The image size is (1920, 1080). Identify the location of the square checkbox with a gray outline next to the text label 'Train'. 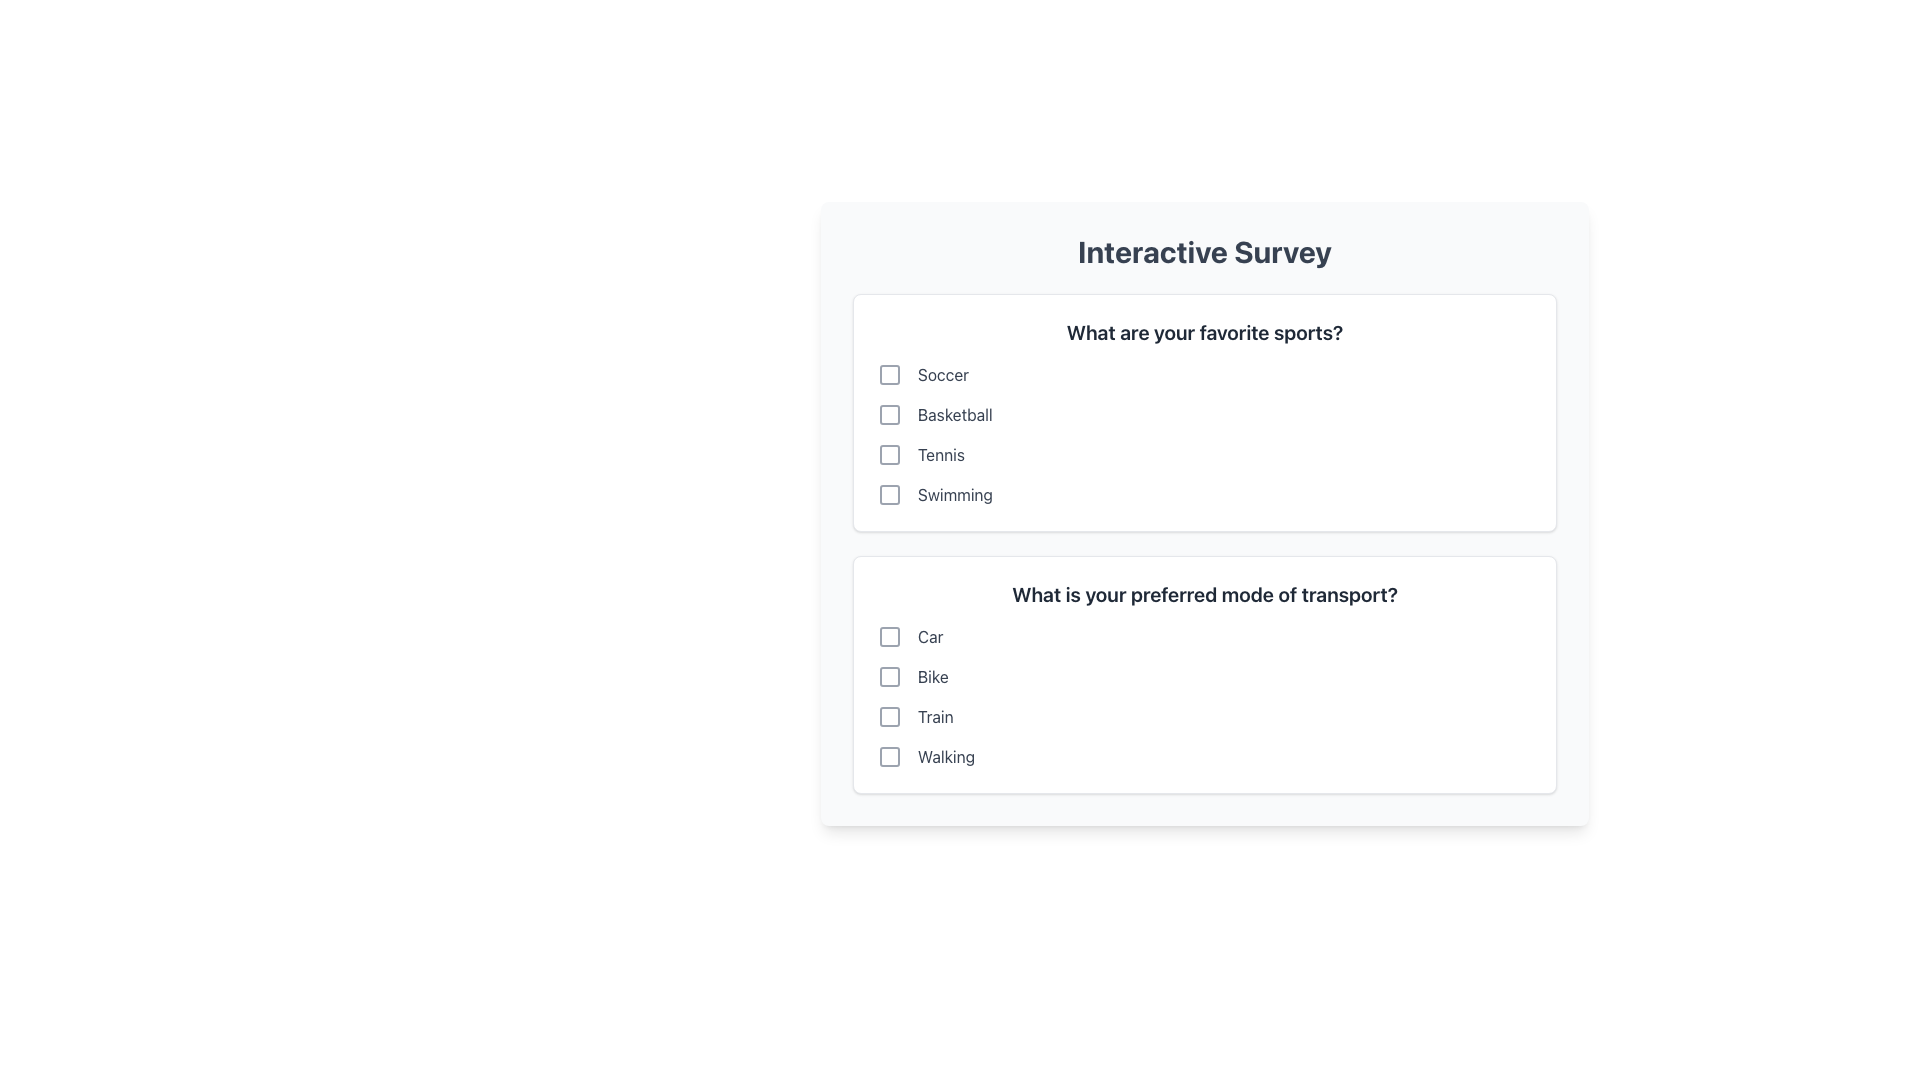
(888, 716).